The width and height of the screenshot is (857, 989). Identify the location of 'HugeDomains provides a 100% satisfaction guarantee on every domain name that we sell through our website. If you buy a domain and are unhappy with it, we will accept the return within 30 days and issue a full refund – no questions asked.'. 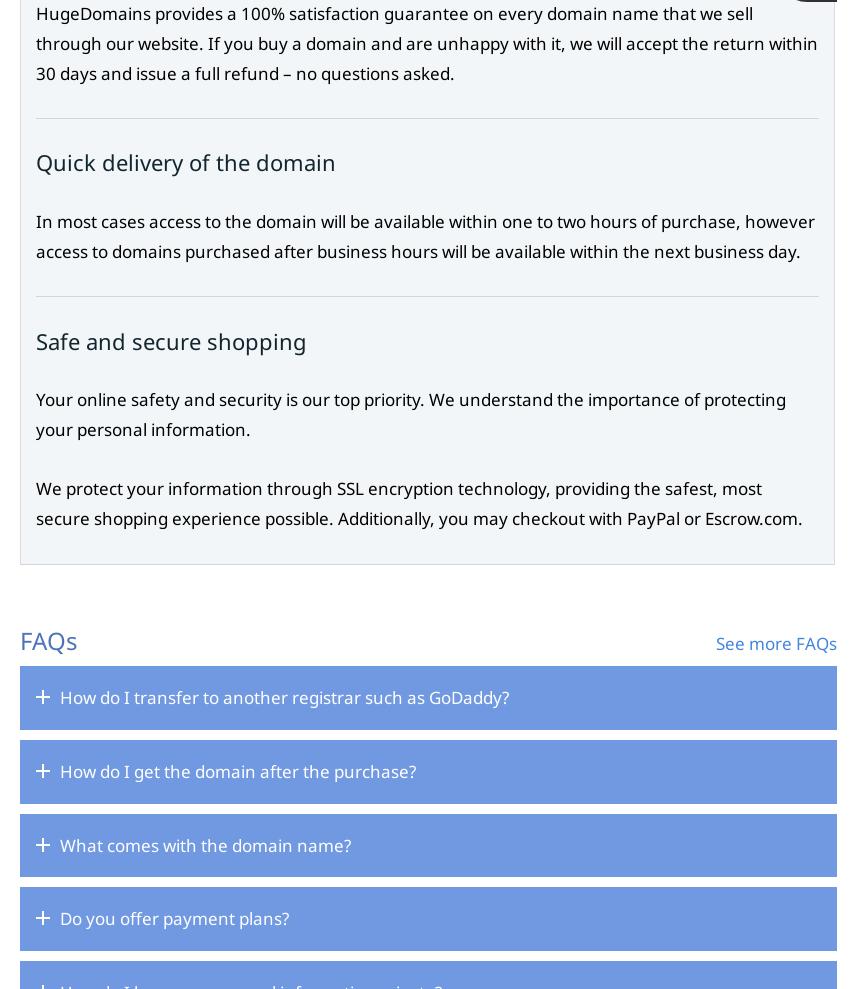
(426, 42).